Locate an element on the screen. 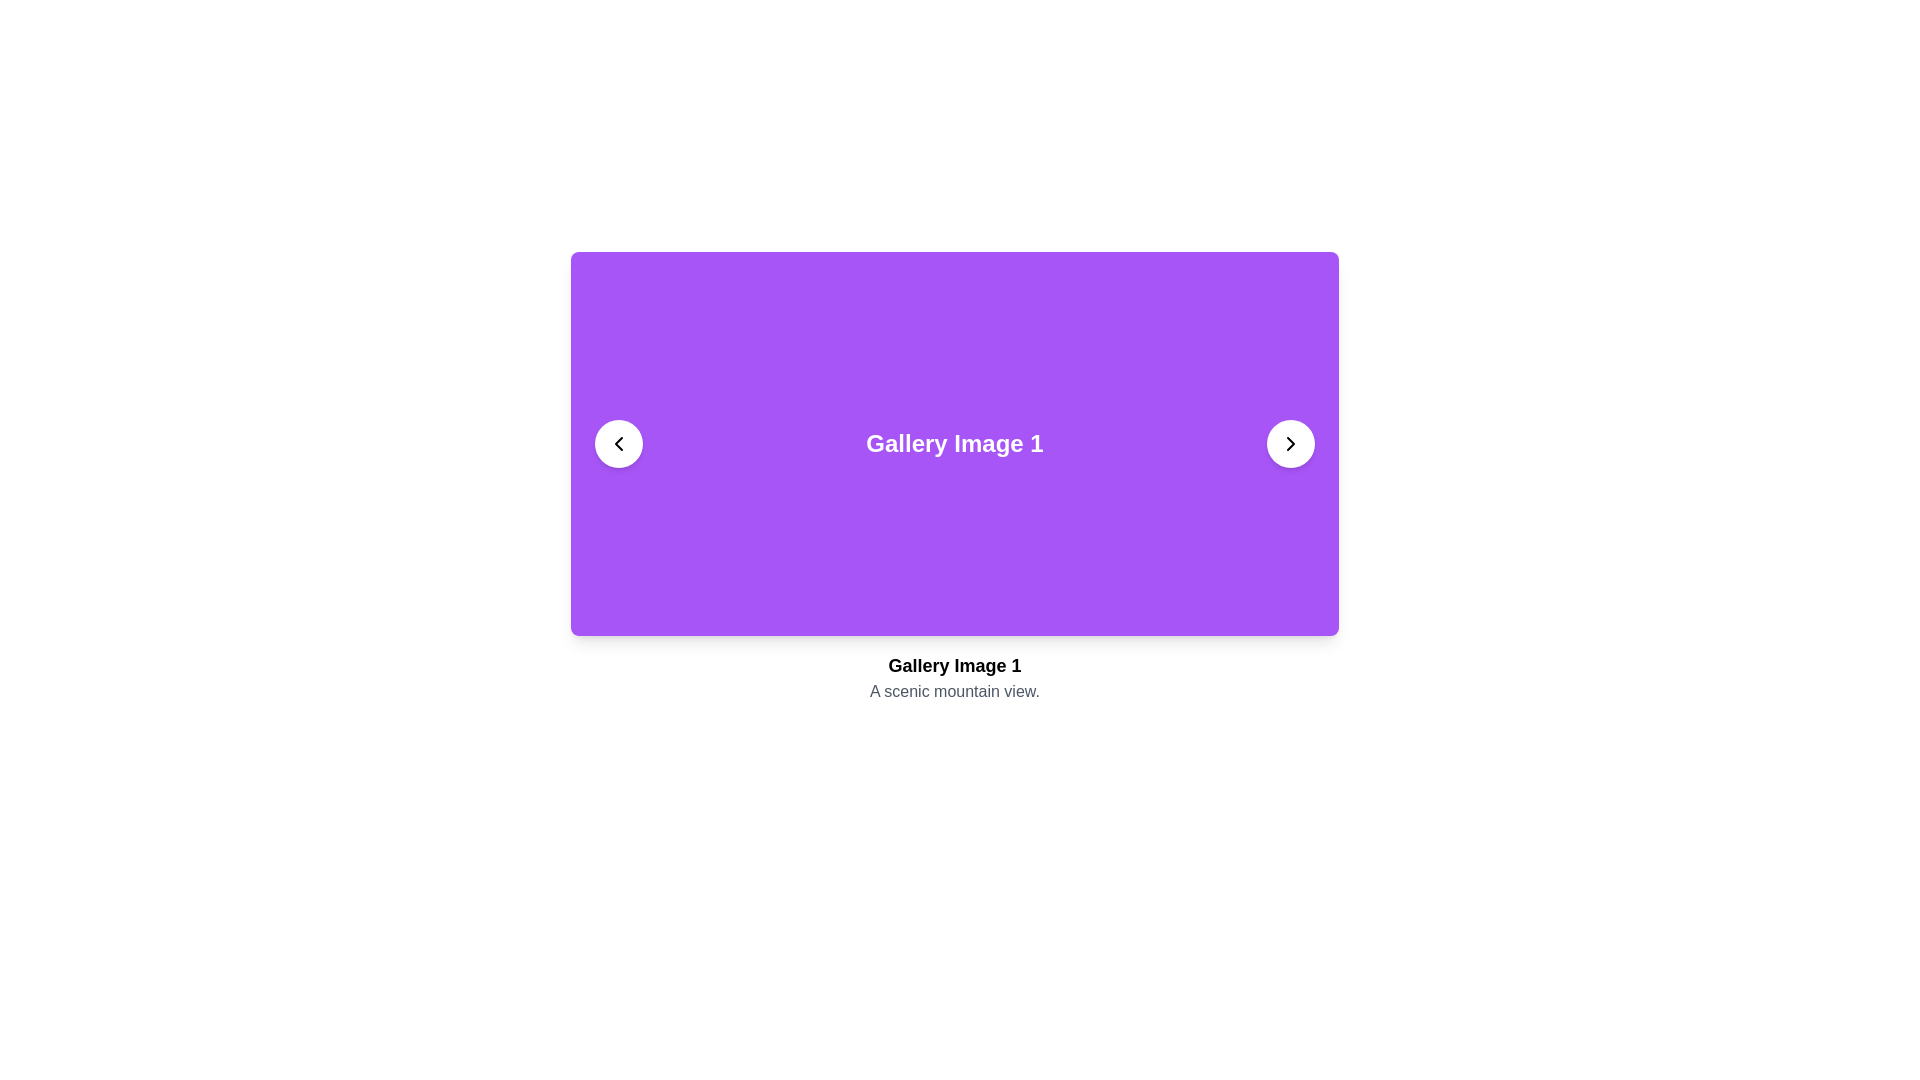  the left-pointing chevron icon used for backward navigation in the gallery, which is styled with a black outline and a white circular background is located at coordinates (618, 442).